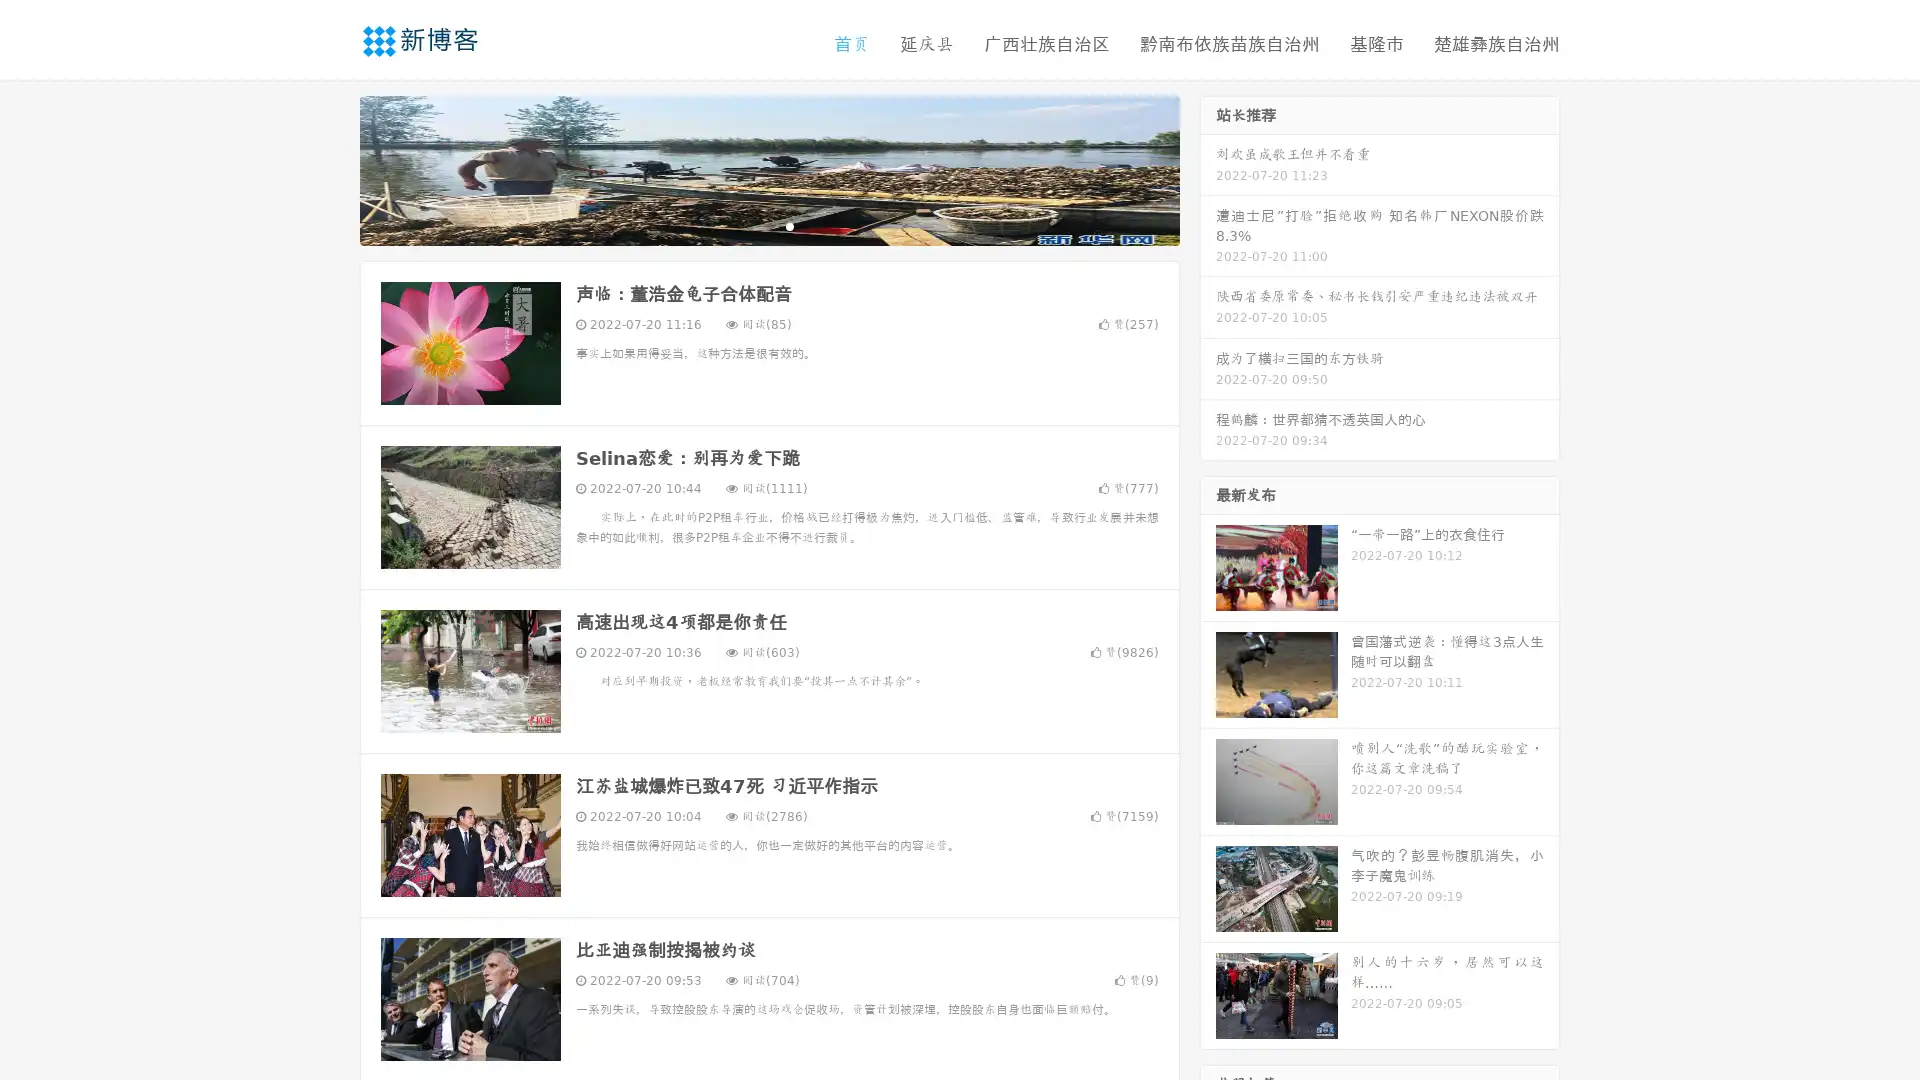 The image size is (1920, 1080). Describe the element at coordinates (748, 225) in the screenshot. I see `Go to slide 1` at that location.